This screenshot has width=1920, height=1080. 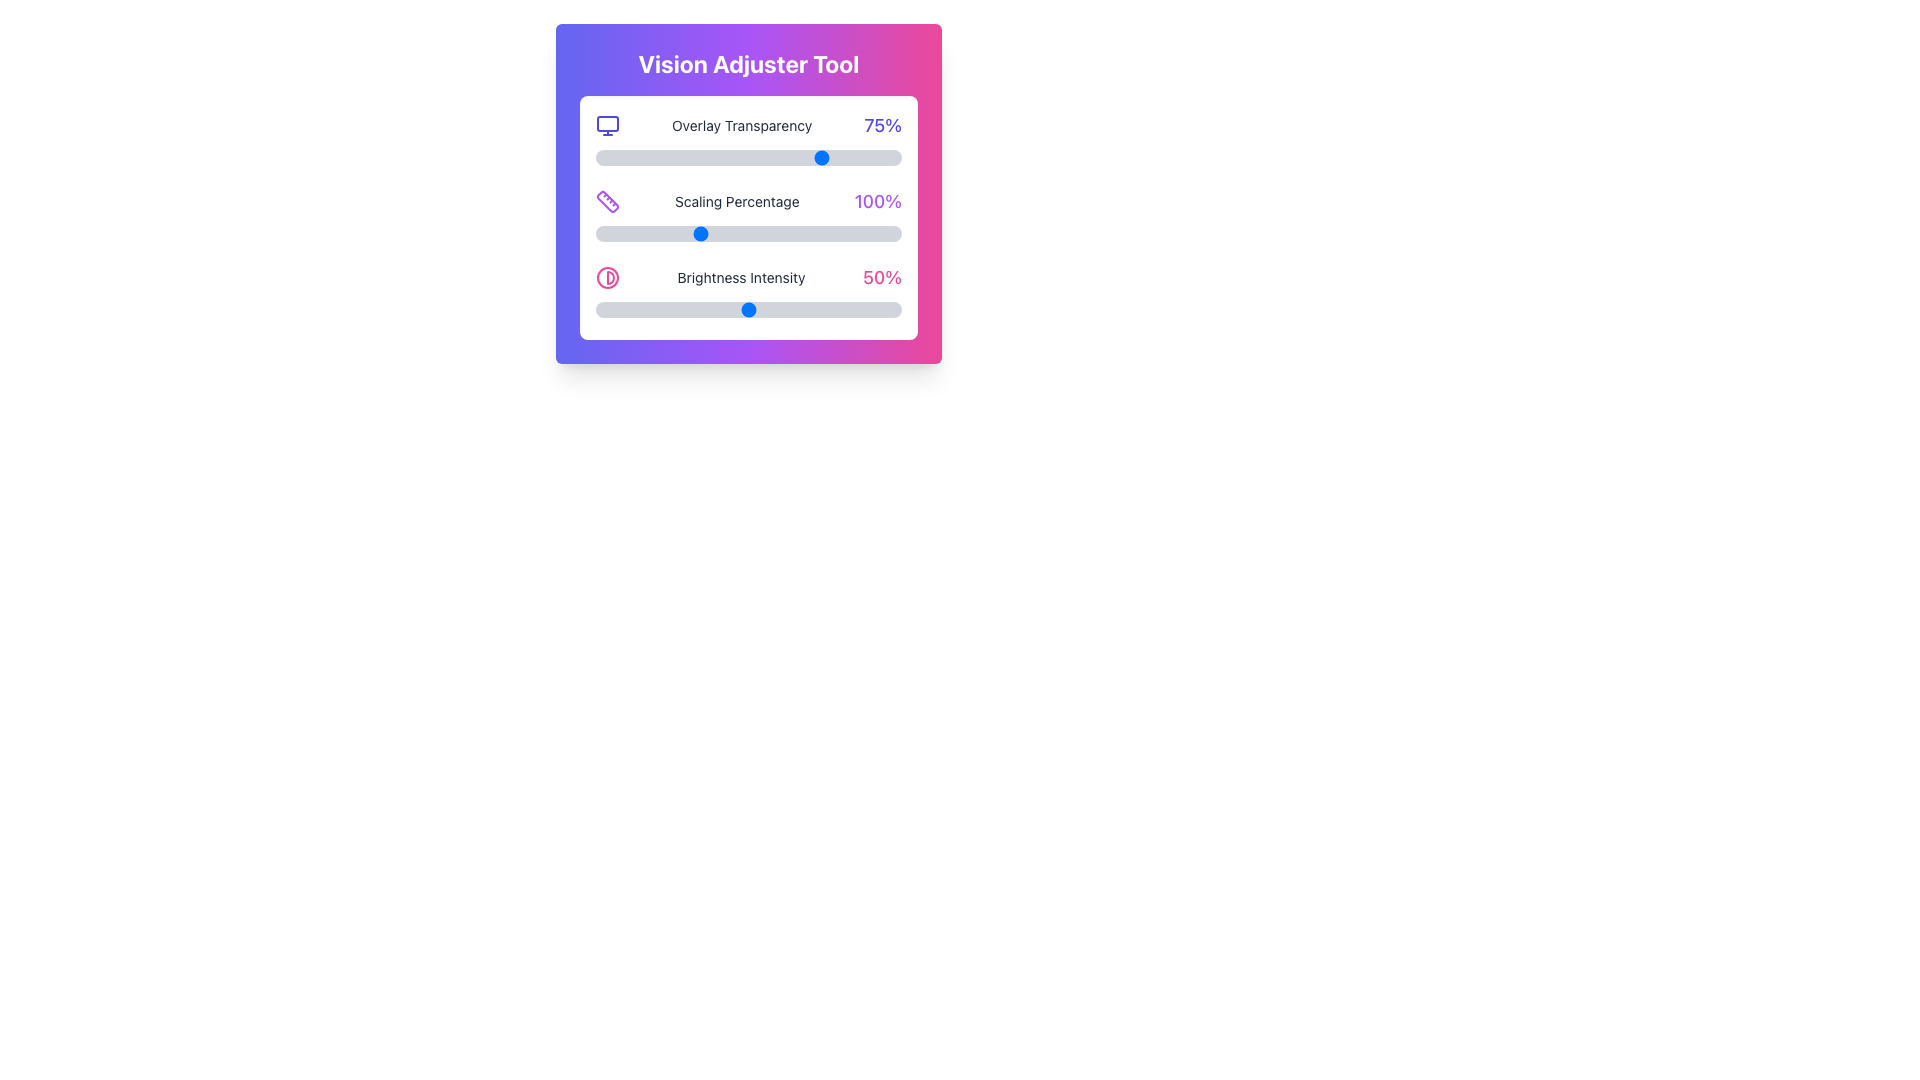 I want to click on the scaling percentage, so click(x=621, y=233).